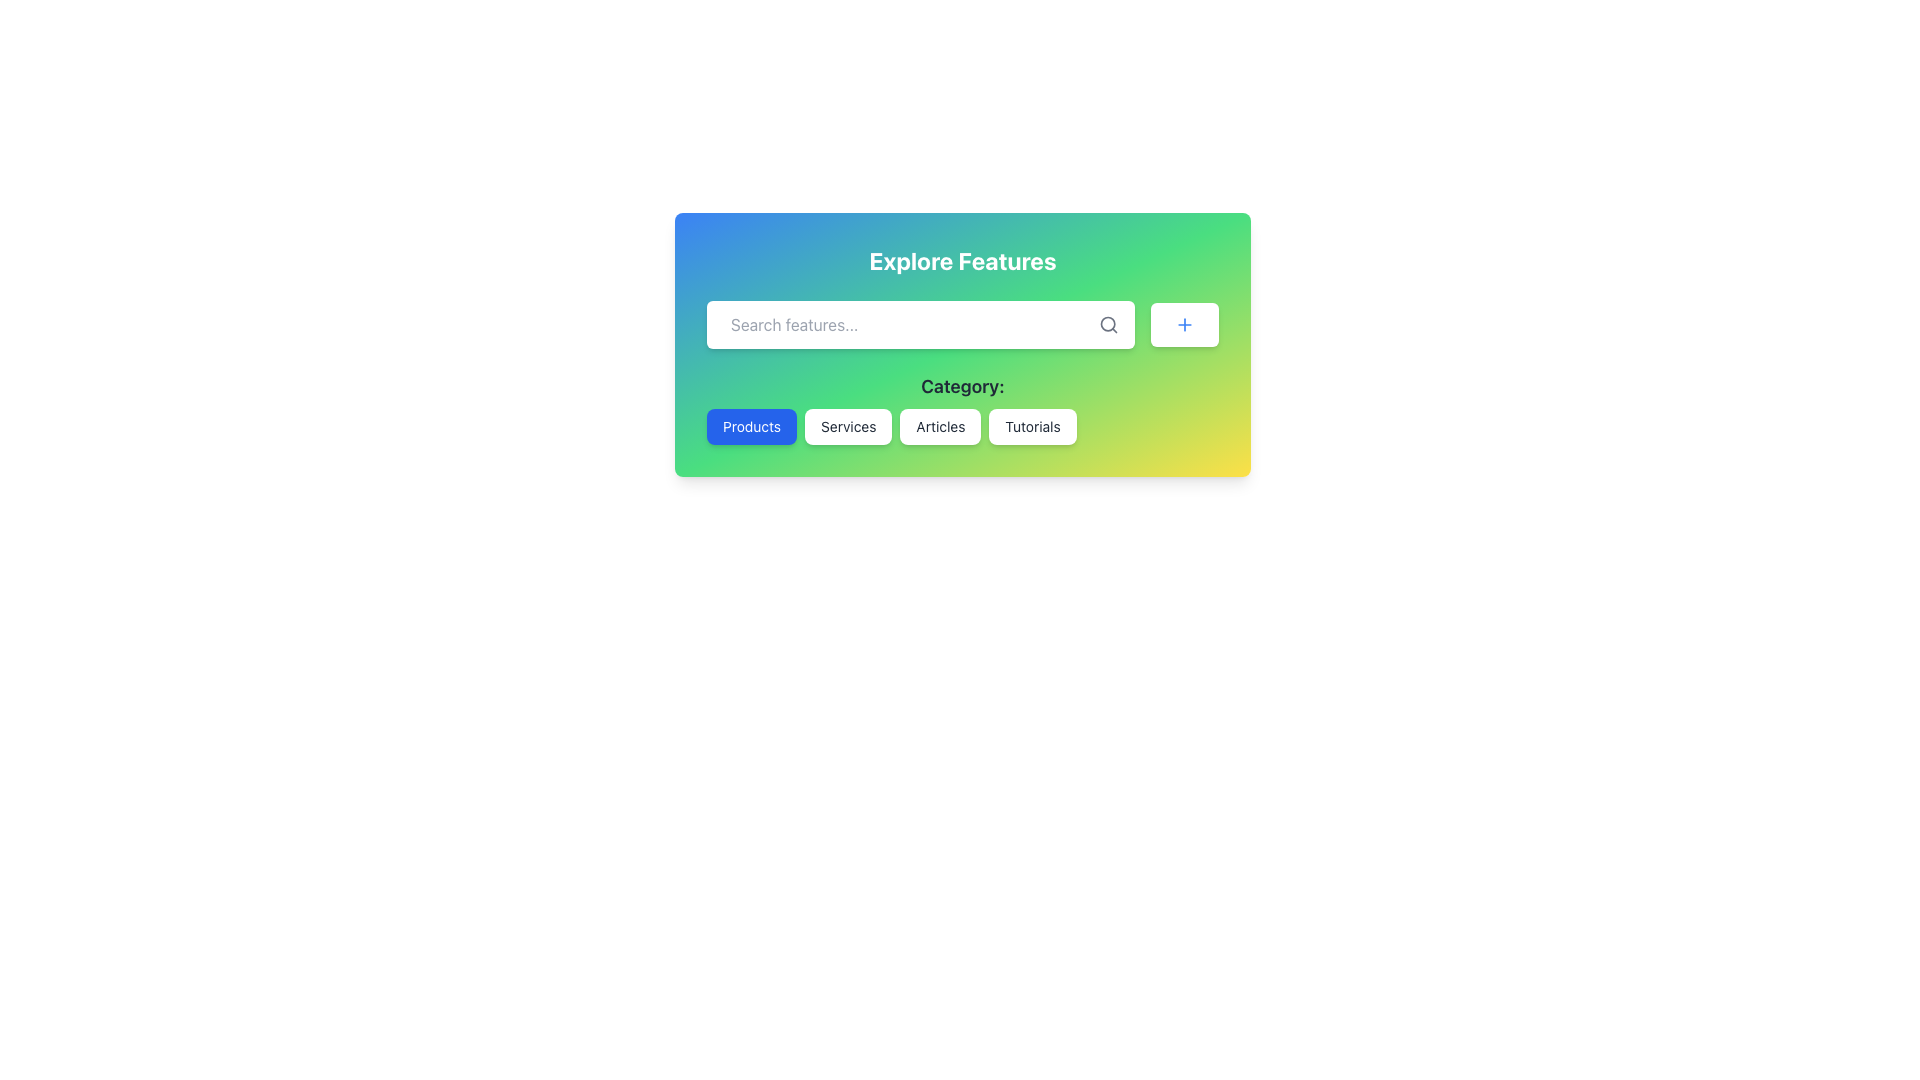 Image resolution: width=1920 pixels, height=1080 pixels. Describe the element at coordinates (963, 386) in the screenshot. I see `the text label that indicates the purpose of the buttons below it, which categorize content or features` at that location.